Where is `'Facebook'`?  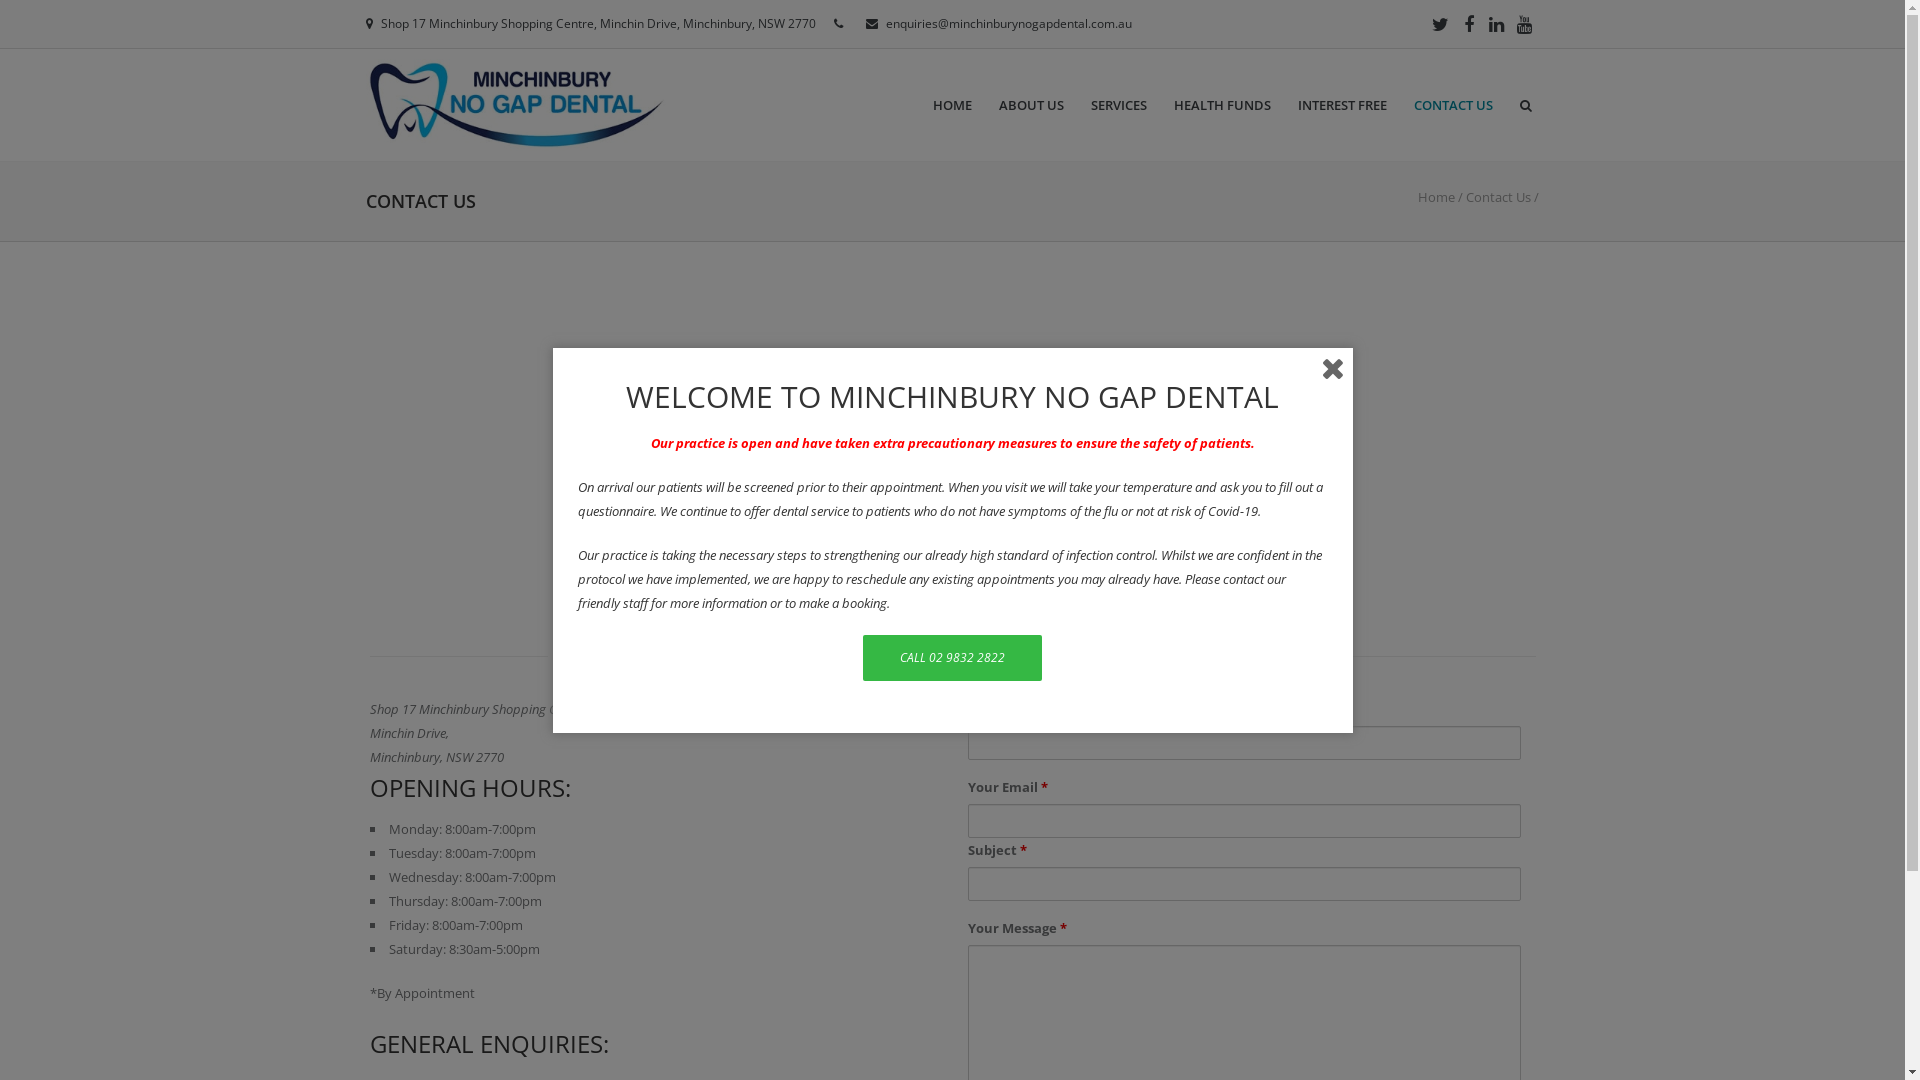
'Facebook' is located at coordinates (1468, 23).